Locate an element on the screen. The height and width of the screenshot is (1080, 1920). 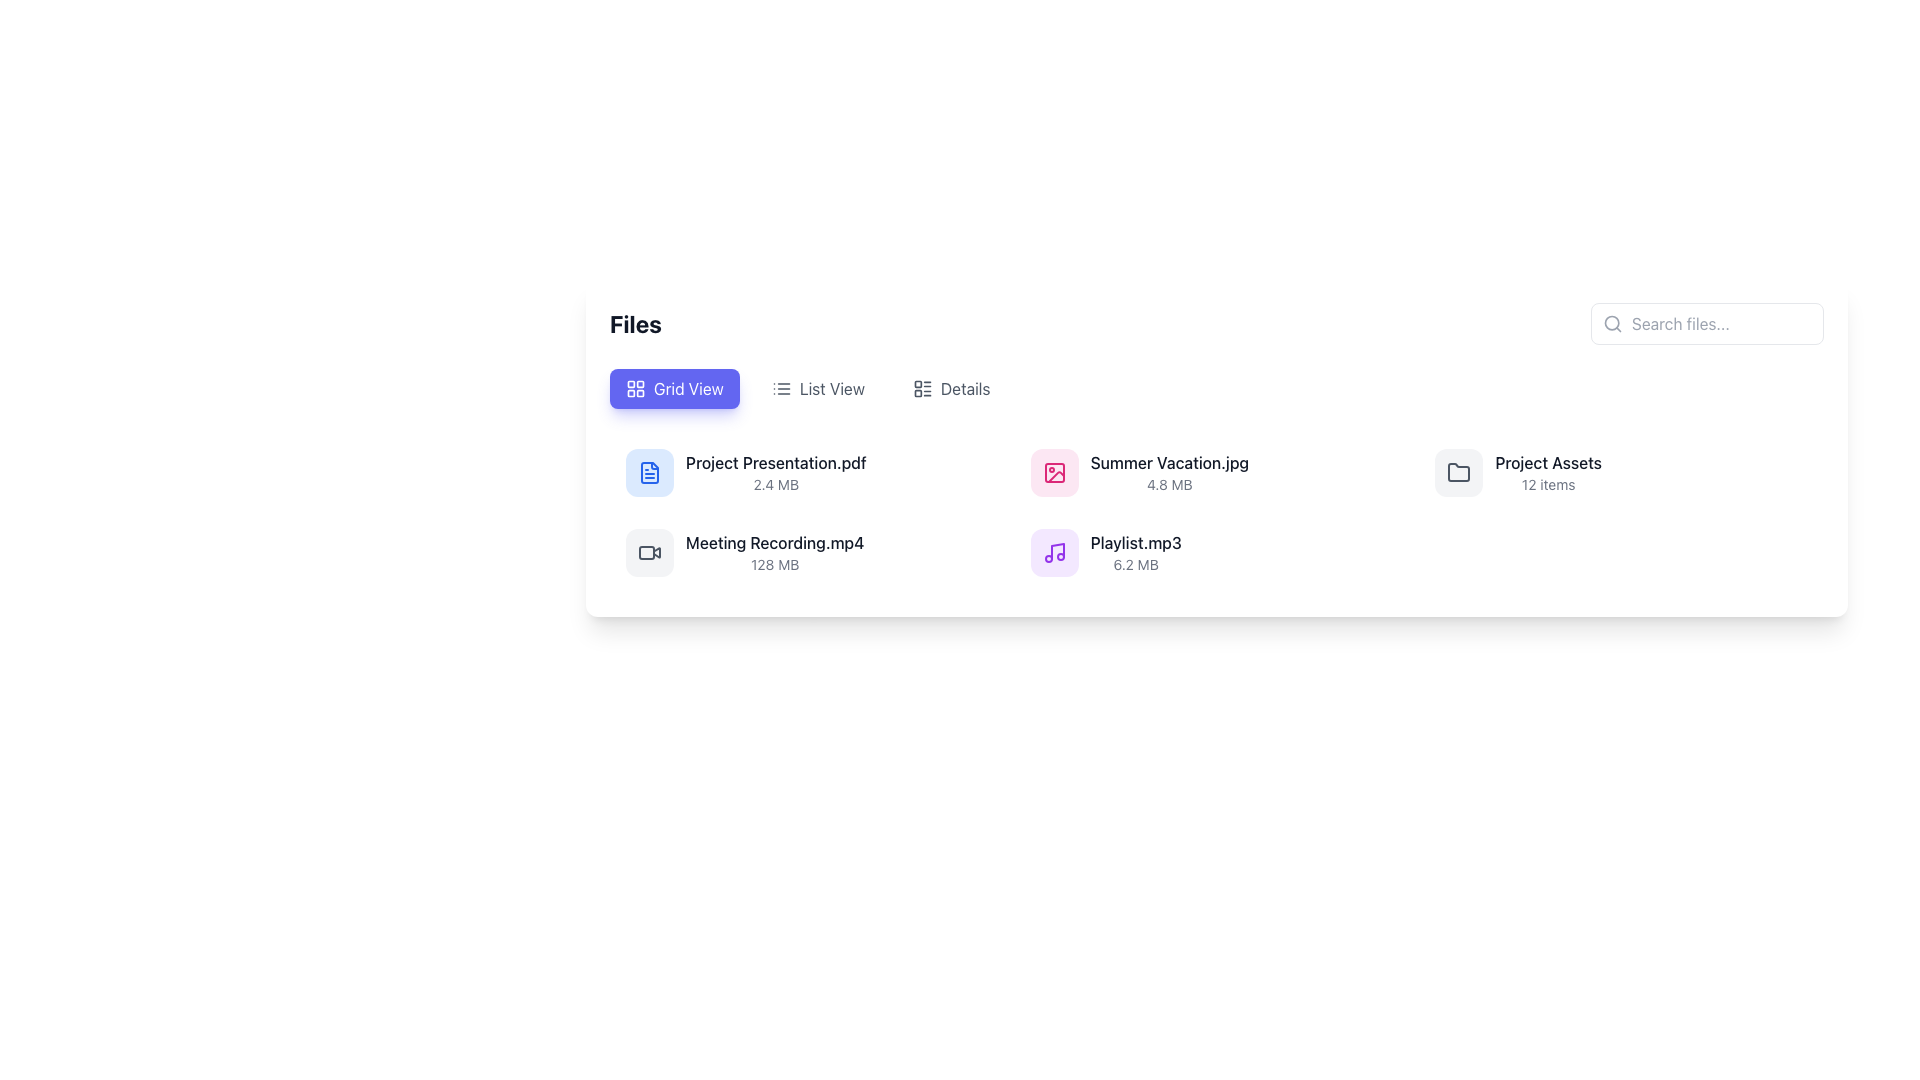
the file entry titled 'Project Presentation.pdf' by single clicking on it is located at coordinates (744, 473).